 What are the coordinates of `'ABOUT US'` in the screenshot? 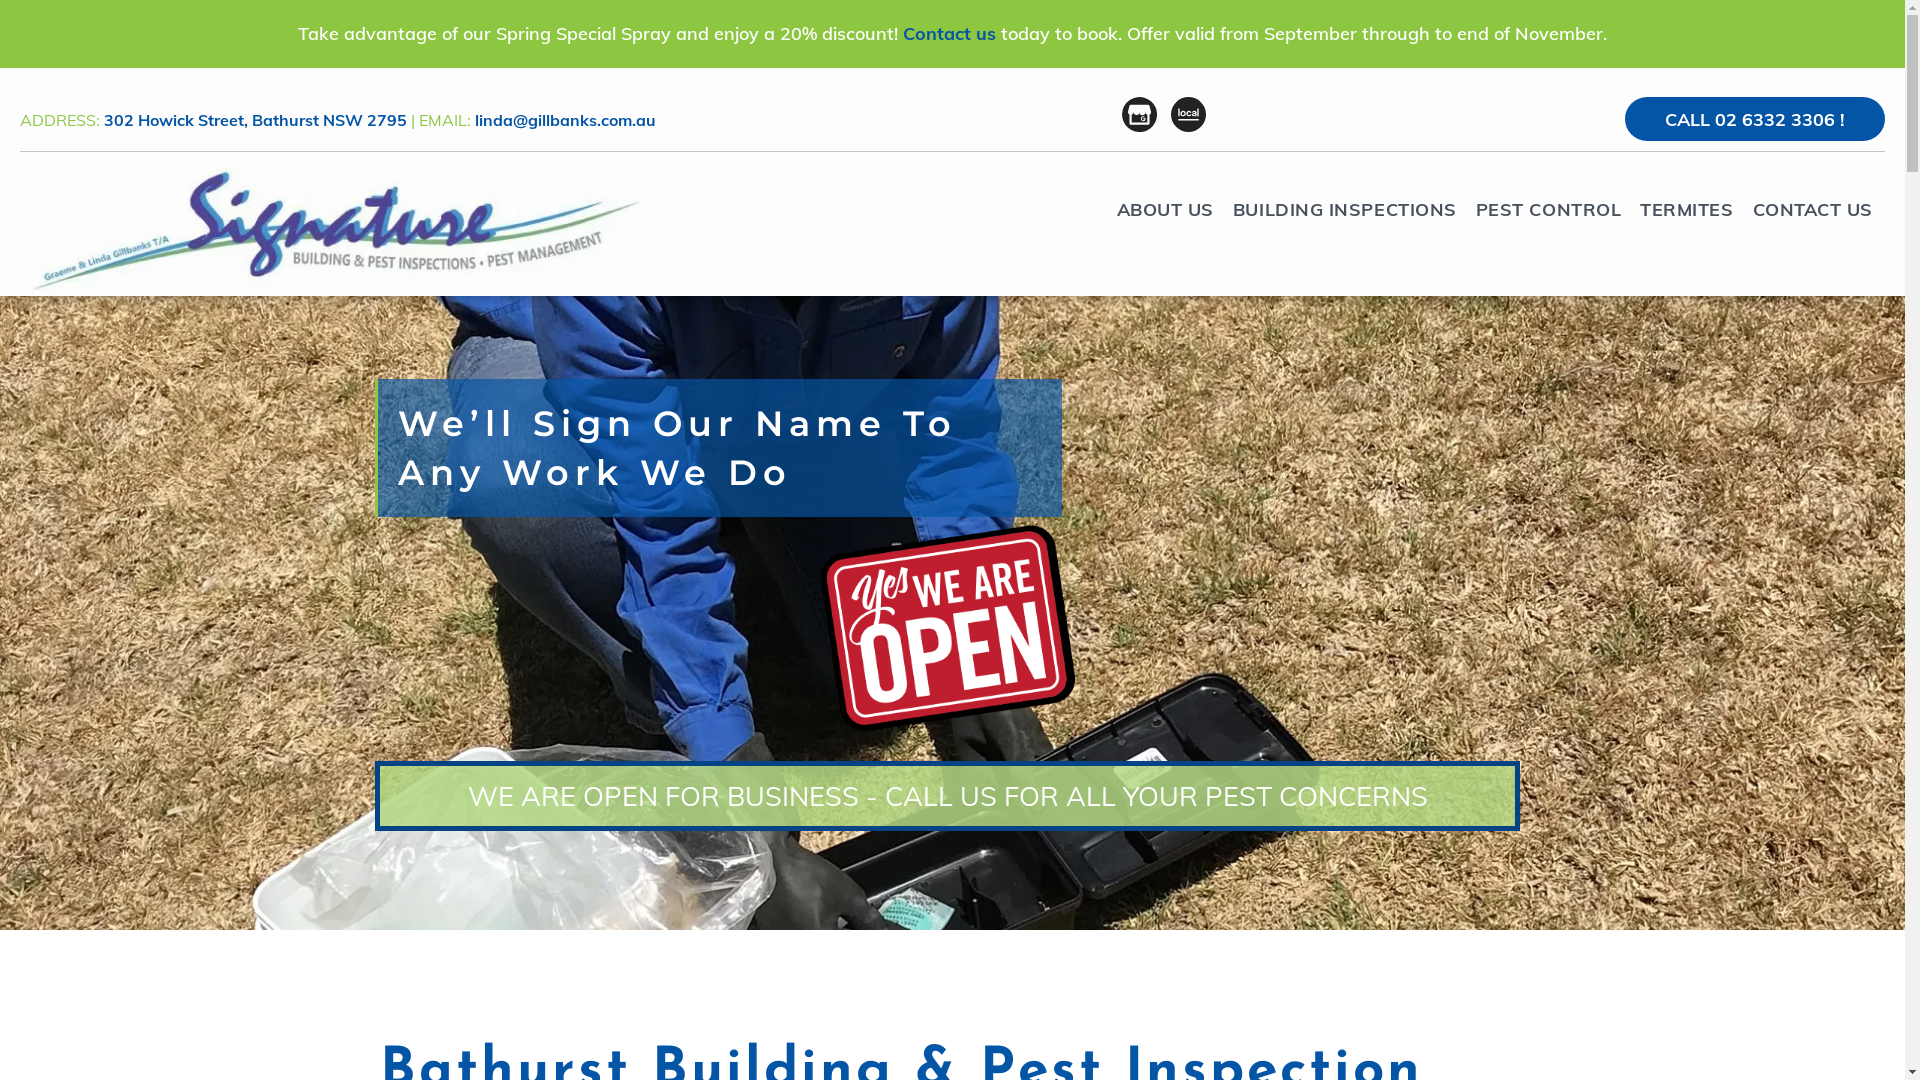 It's located at (1108, 208).